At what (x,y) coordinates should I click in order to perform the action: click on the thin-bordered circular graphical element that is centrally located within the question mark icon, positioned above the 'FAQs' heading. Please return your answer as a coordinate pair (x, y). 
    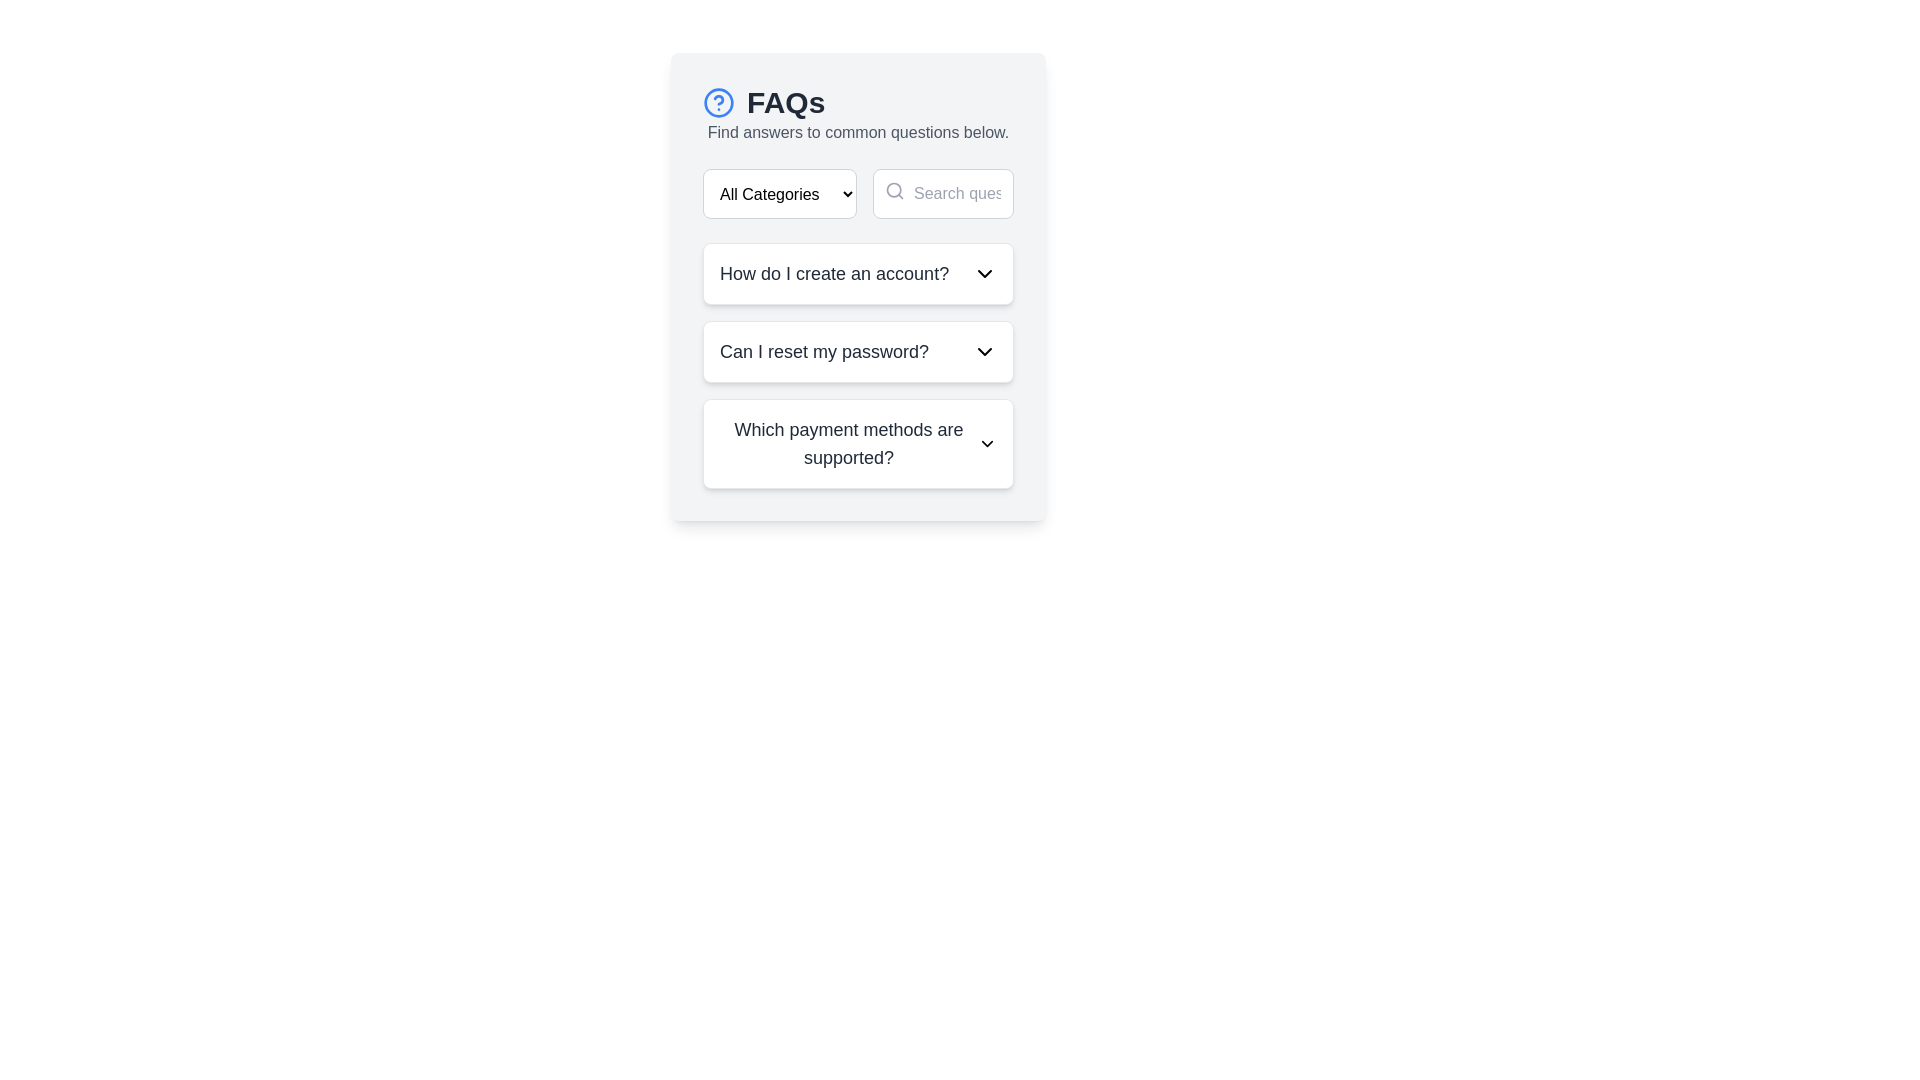
    Looking at the image, I should click on (719, 103).